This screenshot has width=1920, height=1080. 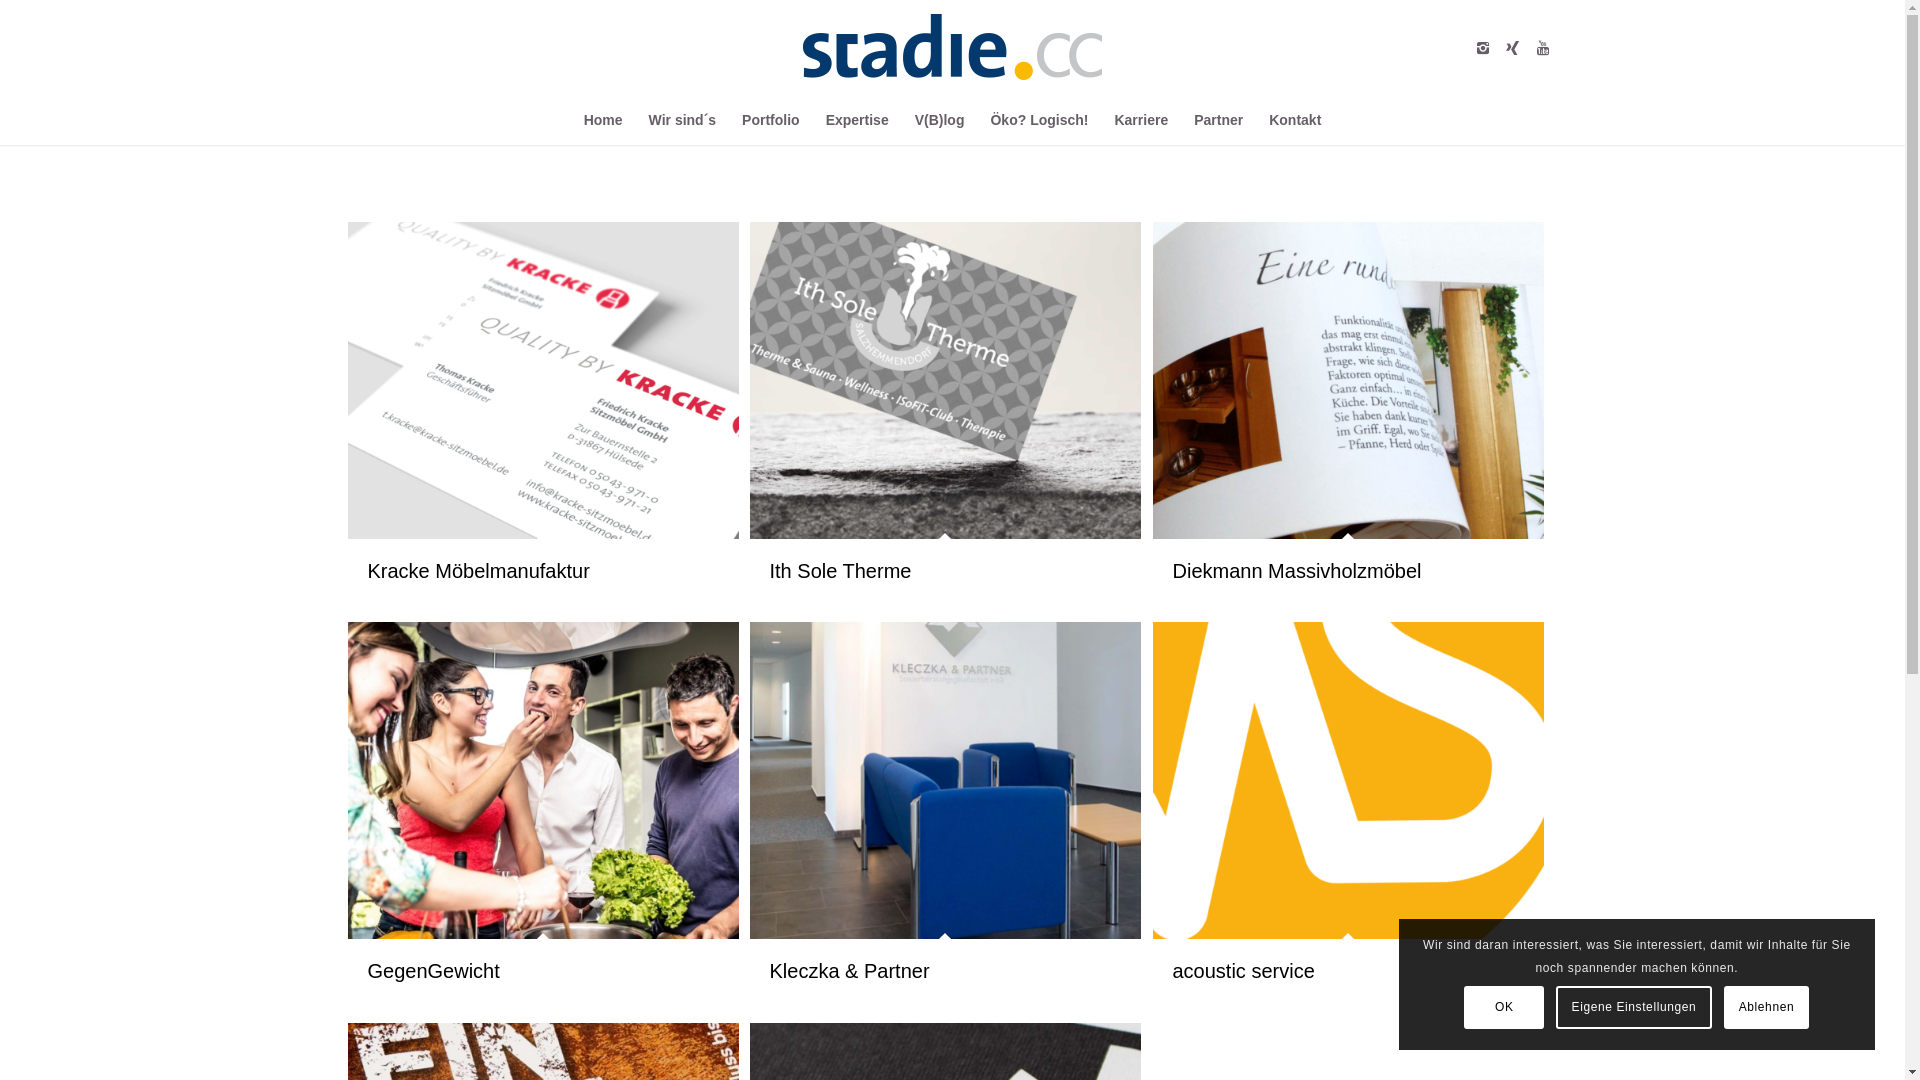 I want to click on 'Portfolio', so click(x=770, y=119).